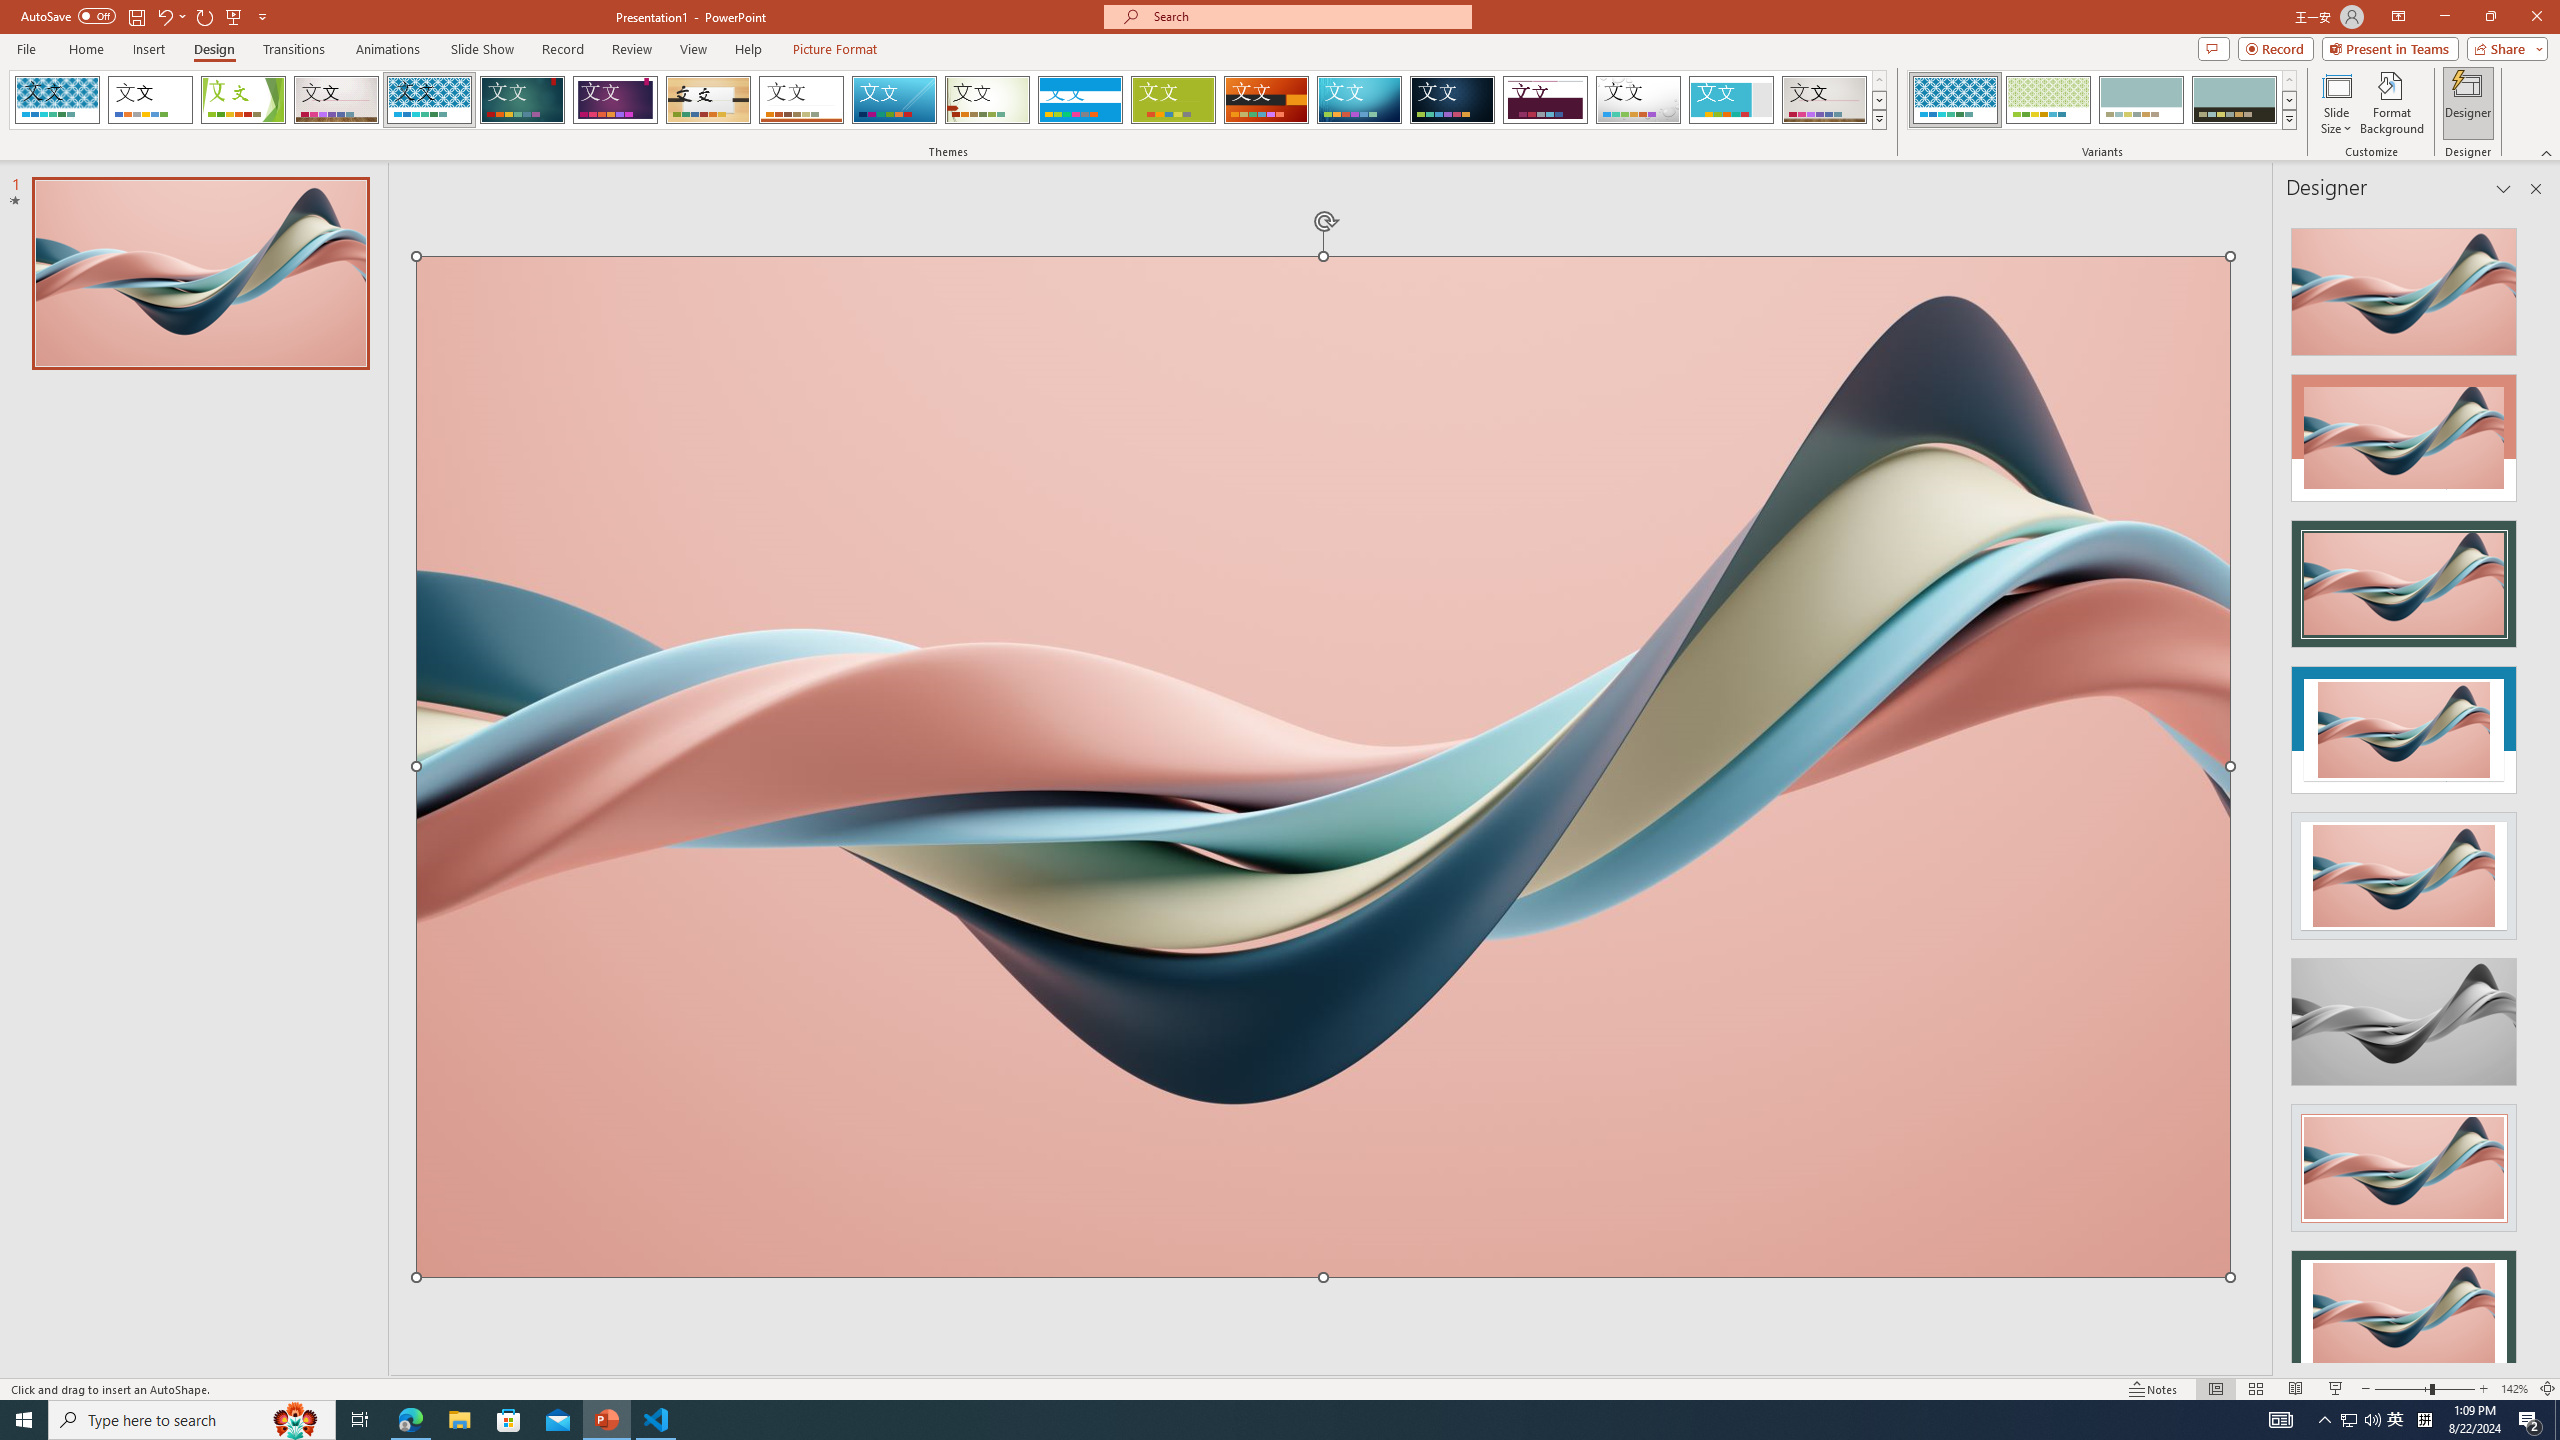 This screenshot has height=1440, width=2560. I want to click on 'Ion', so click(521, 99).